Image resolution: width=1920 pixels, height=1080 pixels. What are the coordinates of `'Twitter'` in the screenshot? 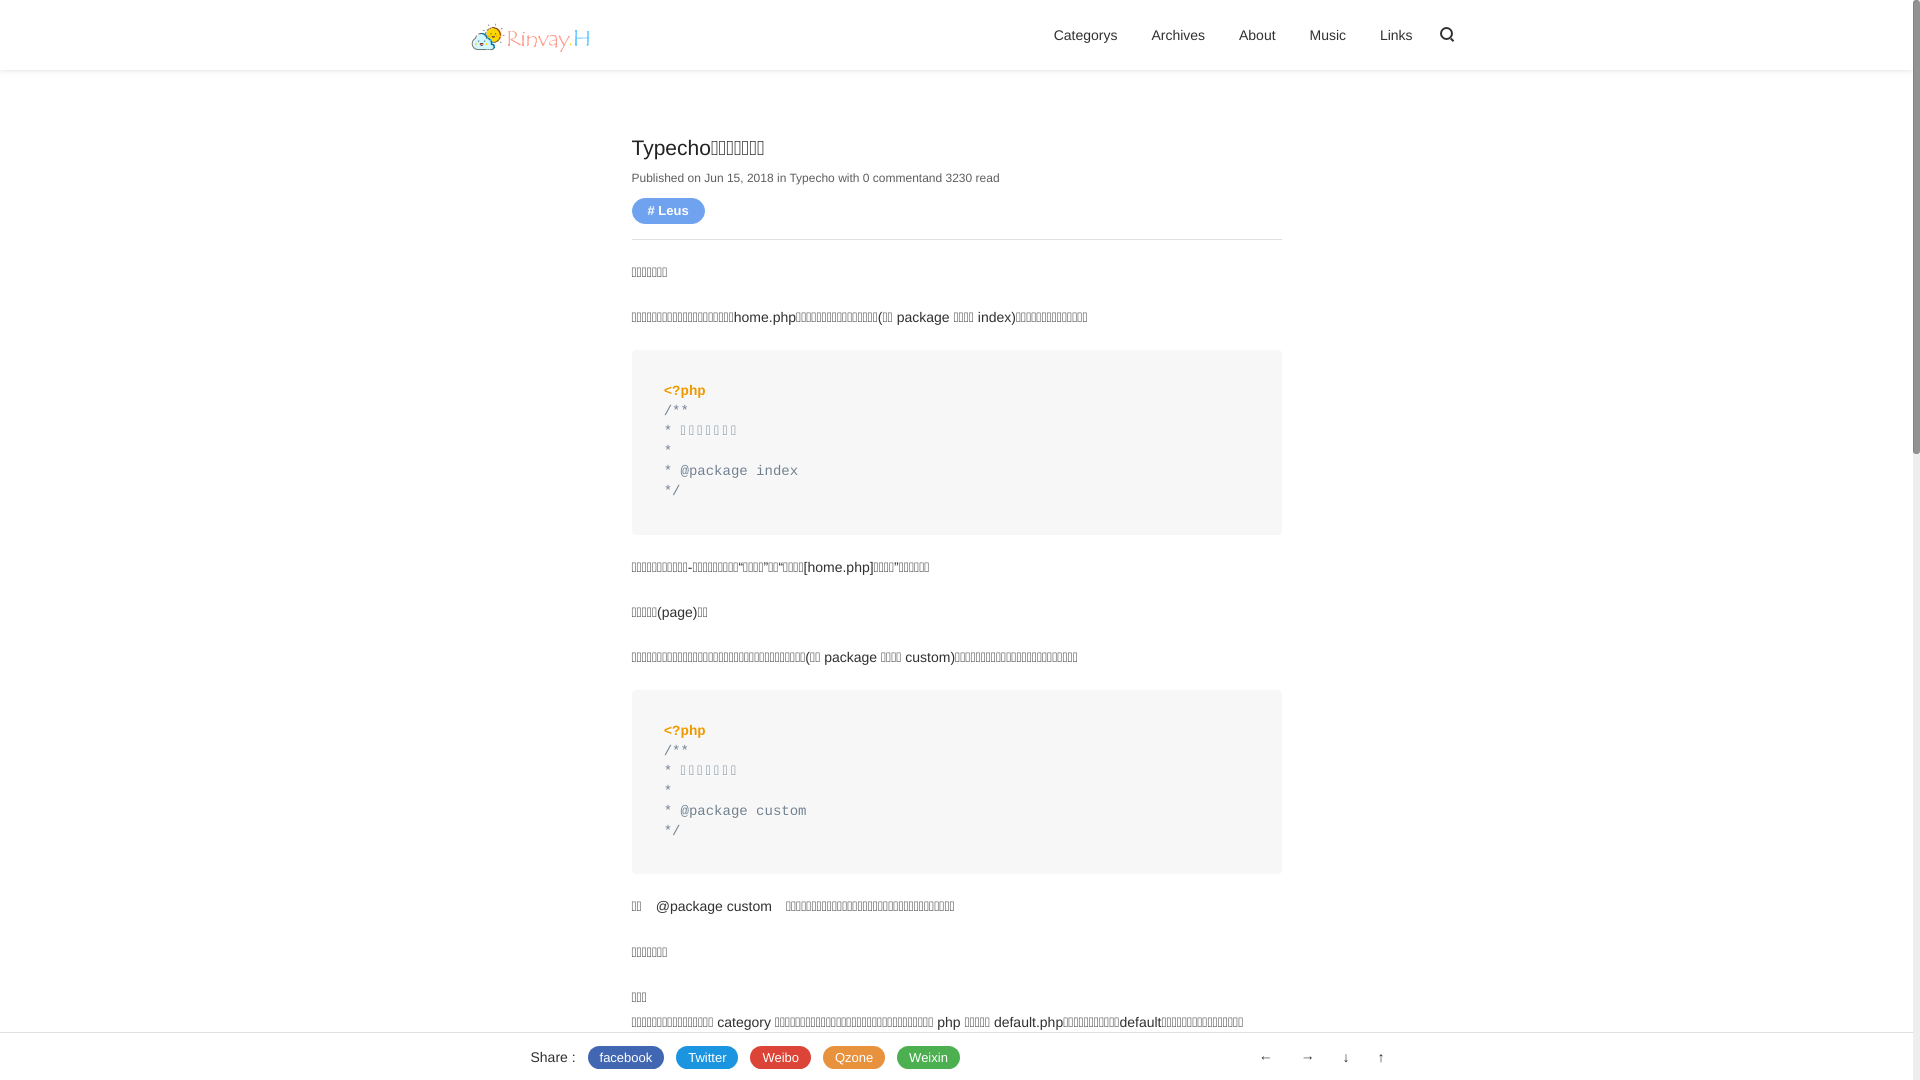 It's located at (706, 1056).